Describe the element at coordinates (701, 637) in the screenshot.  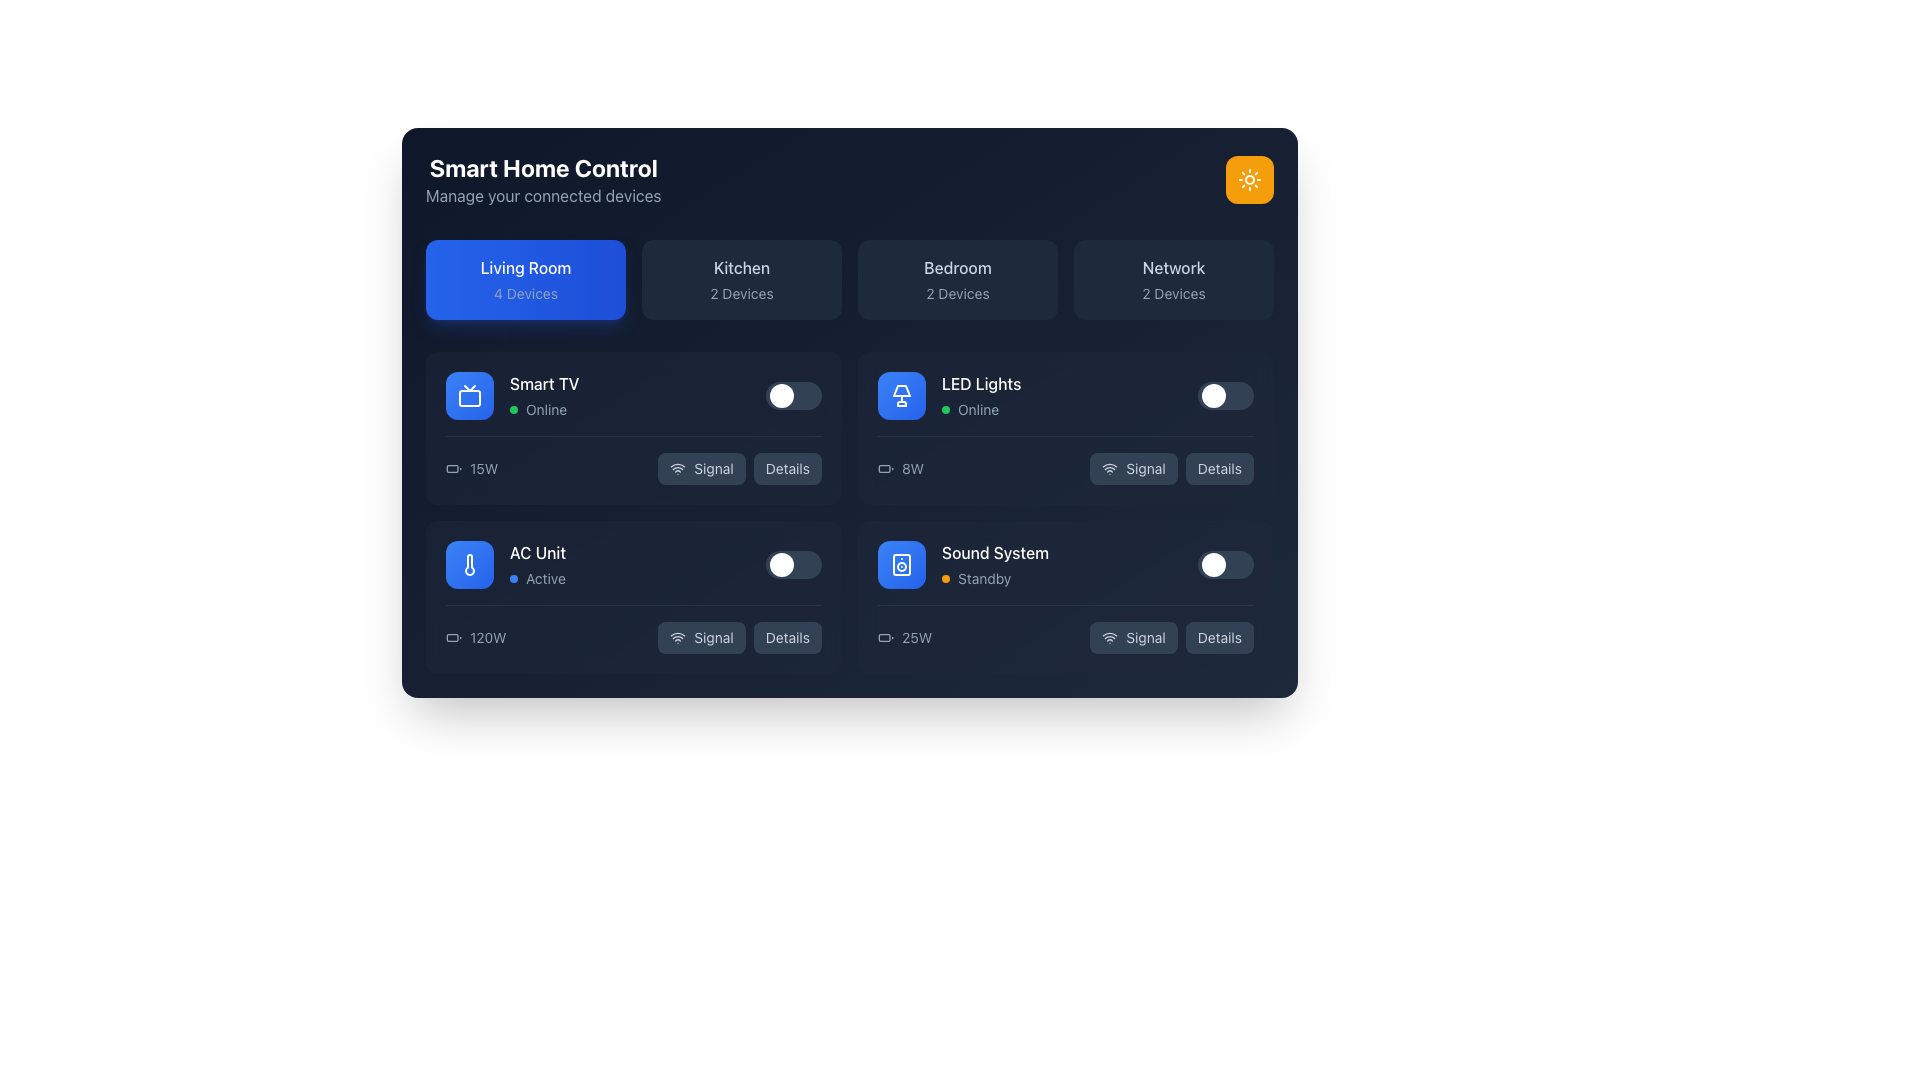
I see `the rounded 'Signal' button with a Wi-Fi icon, which has a dark slate blue background and light gray text, to trigger the tooltip or visual response` at that location.